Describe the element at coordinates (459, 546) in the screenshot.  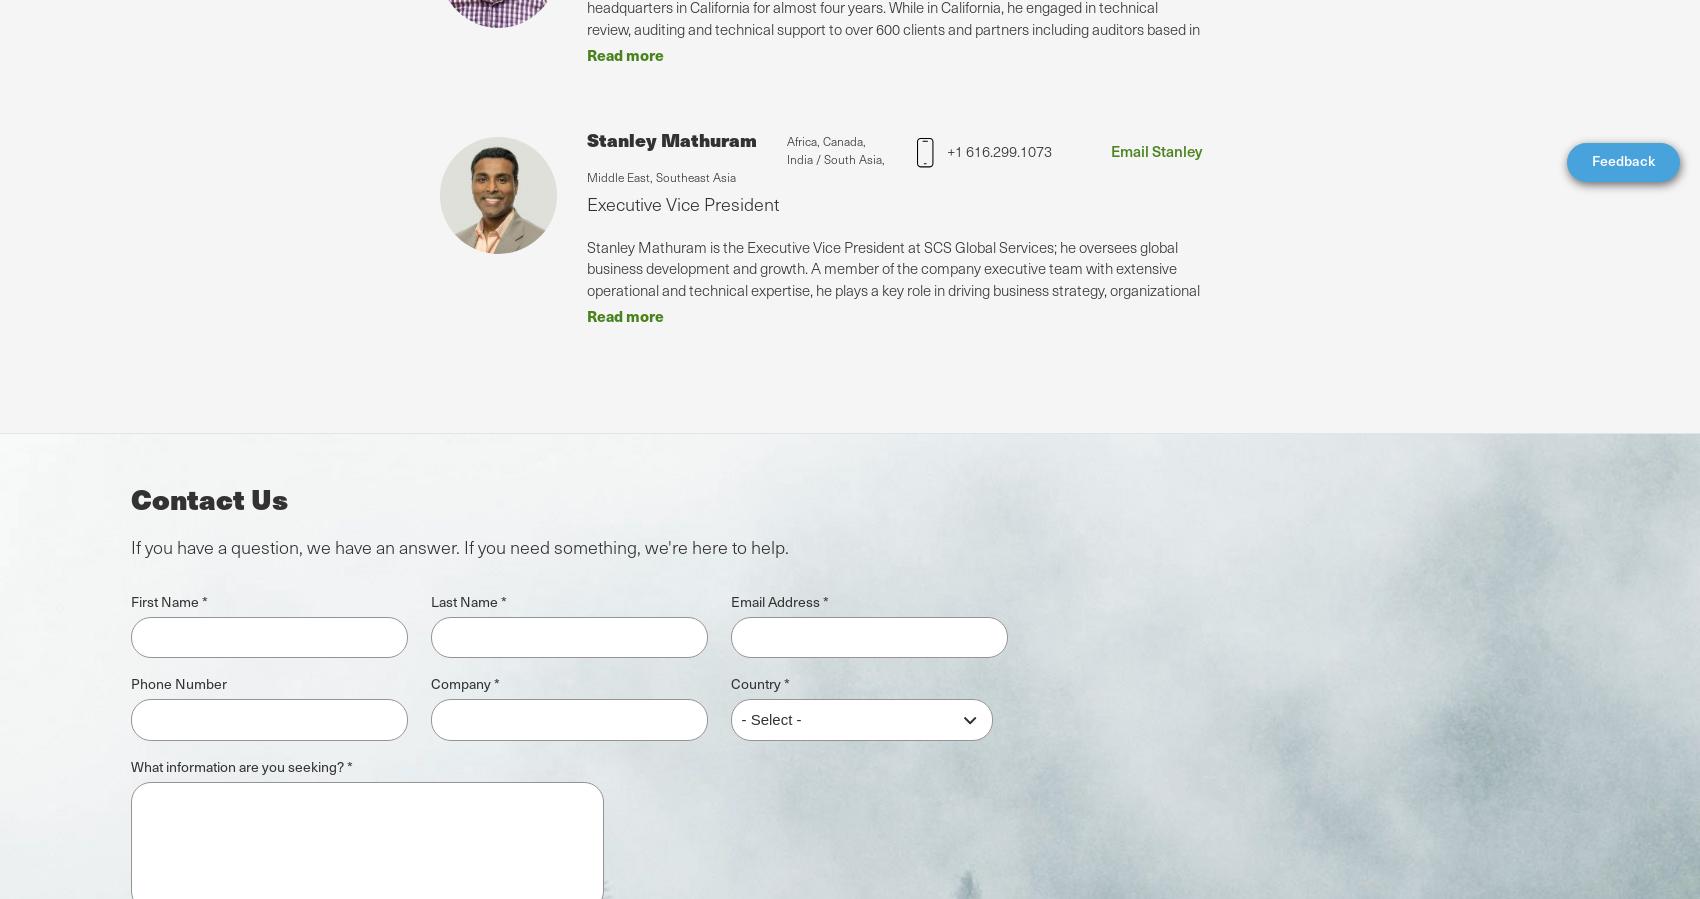
I see `'If you have a question, we have an answer. If you need something, we're here to help.'` at that location.